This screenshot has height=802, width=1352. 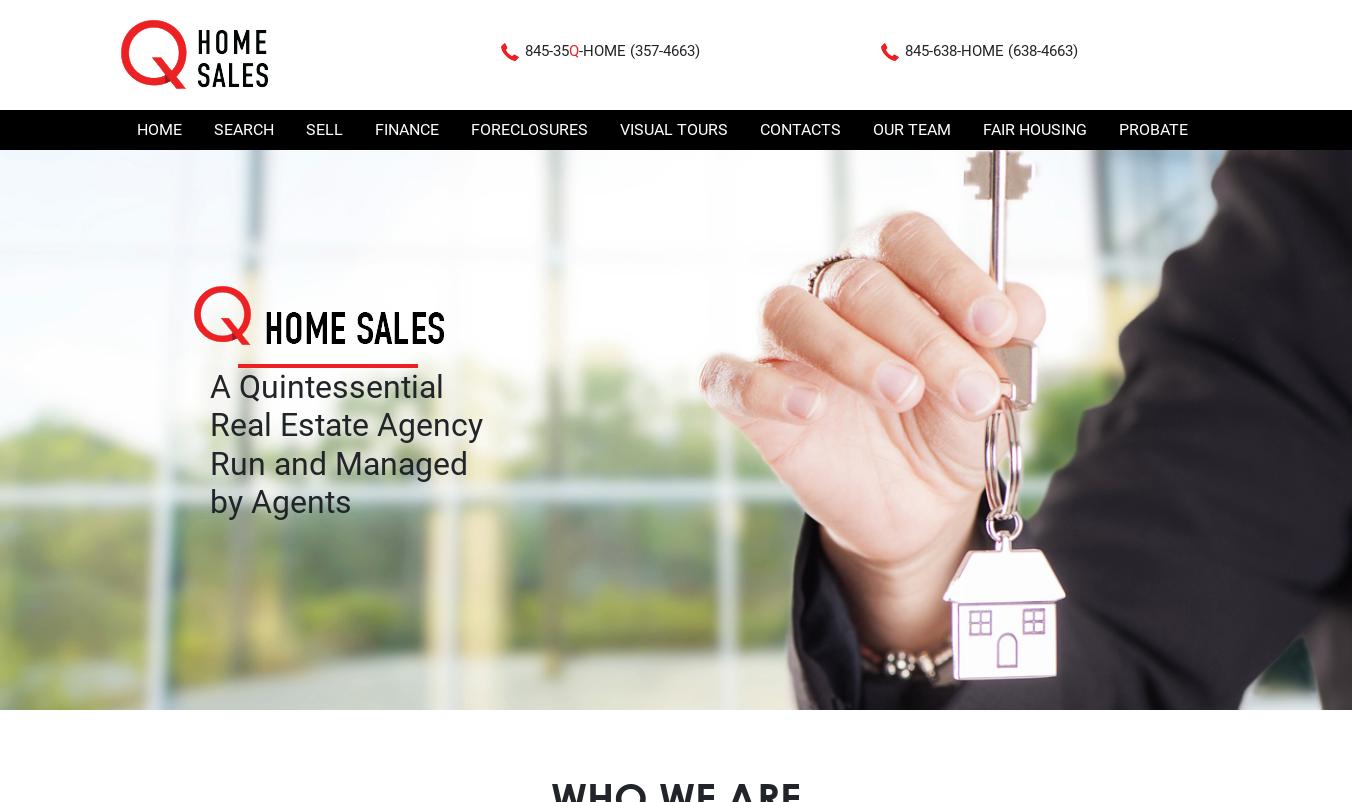 What do you see at coordinates (324, 128) in the screenshot?
I see `'Sell'` at bounding box center [324, 128].